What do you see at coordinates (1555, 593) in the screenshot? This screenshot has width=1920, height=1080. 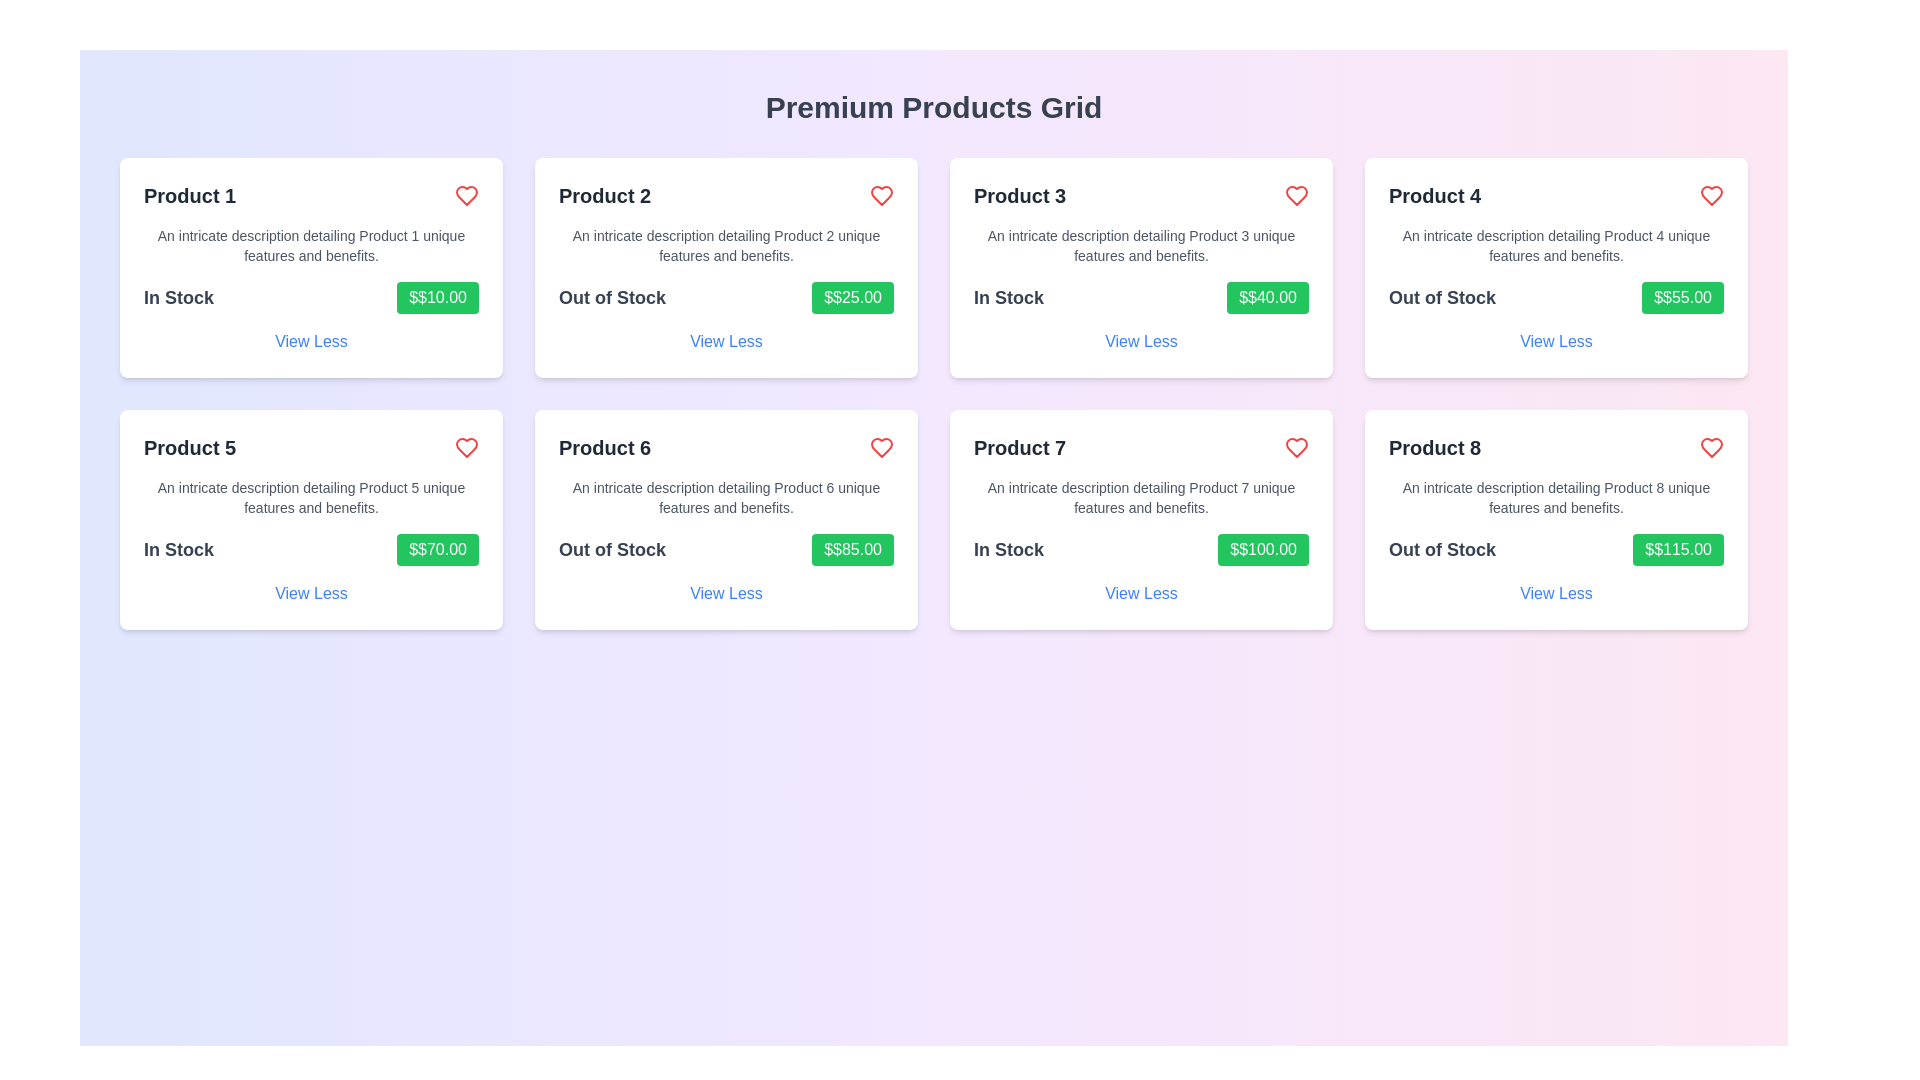 I see `the 'View Less' hyperlink styled in blue text located at the bottom of the 'Product 8' card` at bounding box center [1555, 593].